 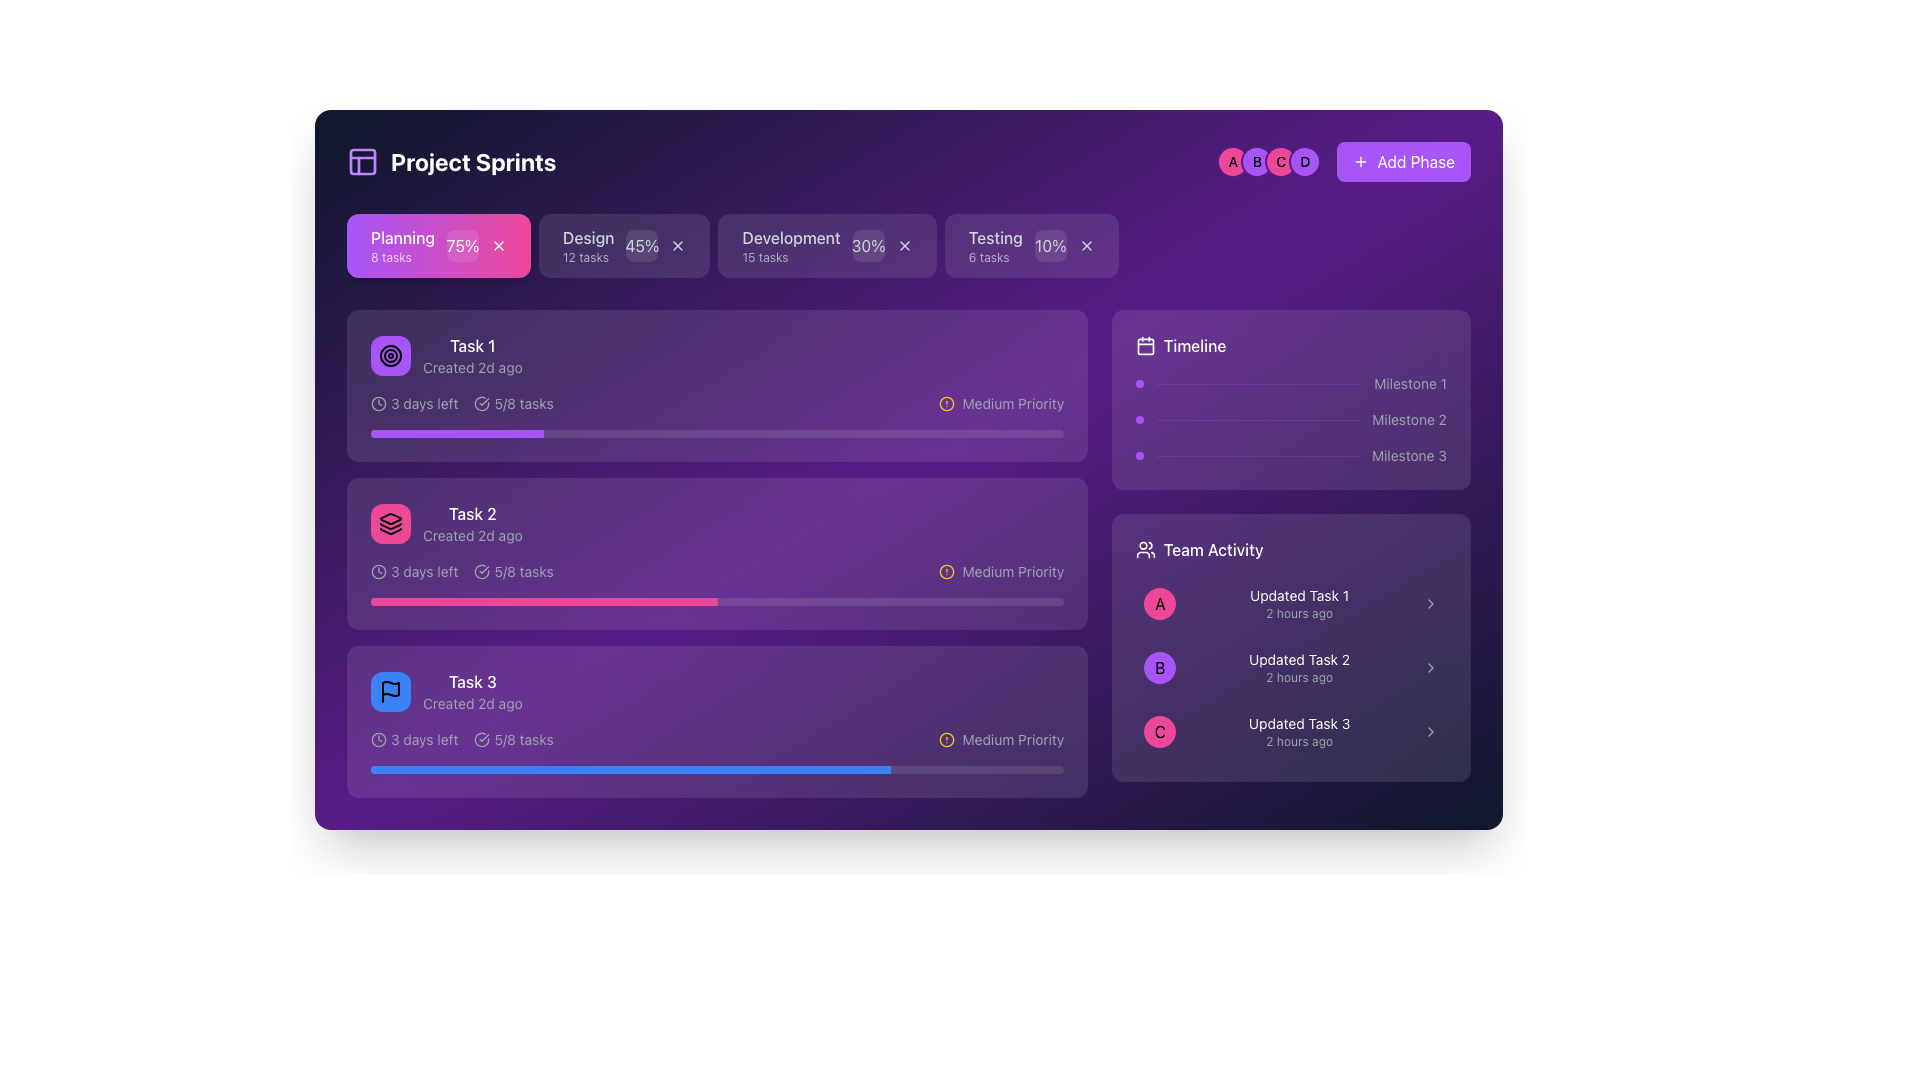 What do you see at coordinates (1408, 455) in the screenshot?
I see `the text label 'Milestone 3' which is styled in a small gray font on a purple background, located at the bottom-right section of the timeline widget` at bounding box center [1408, 455].